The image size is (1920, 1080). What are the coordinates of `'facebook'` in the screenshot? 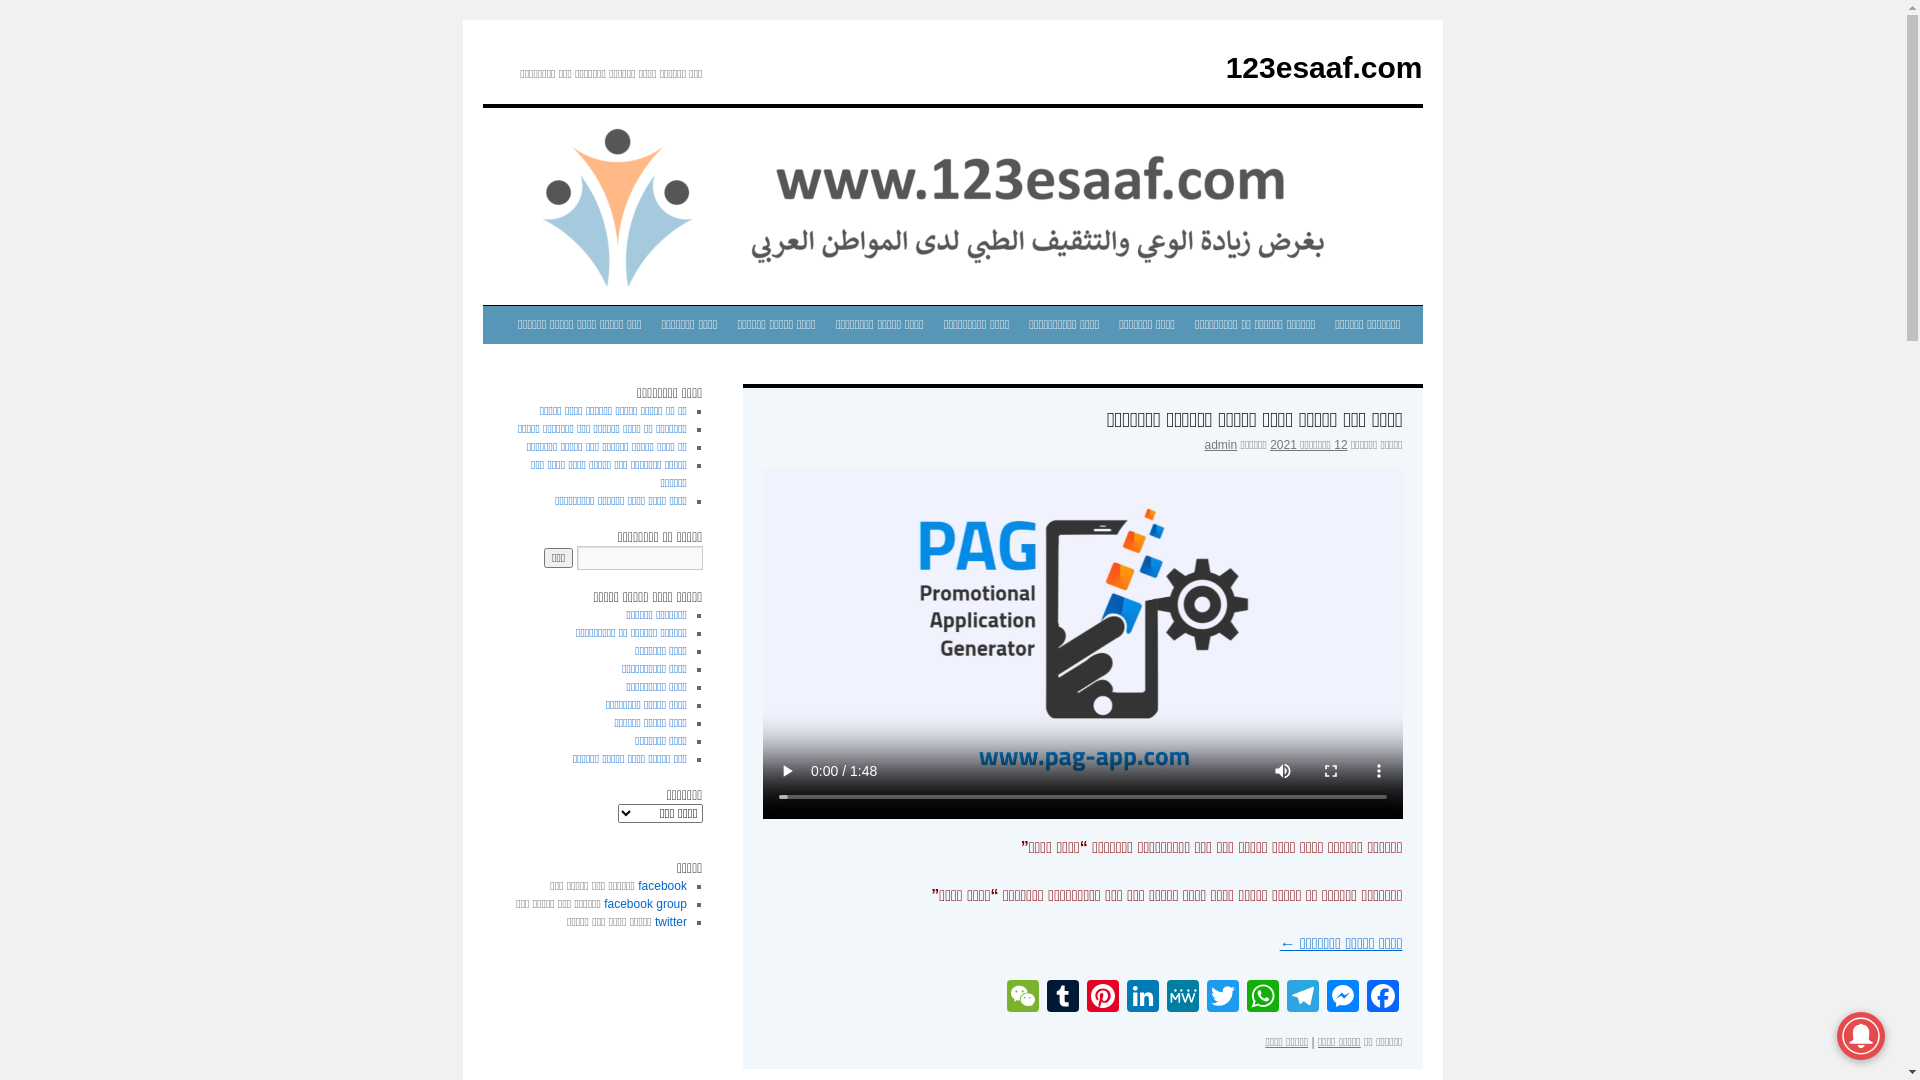 It's located at (662, 885).